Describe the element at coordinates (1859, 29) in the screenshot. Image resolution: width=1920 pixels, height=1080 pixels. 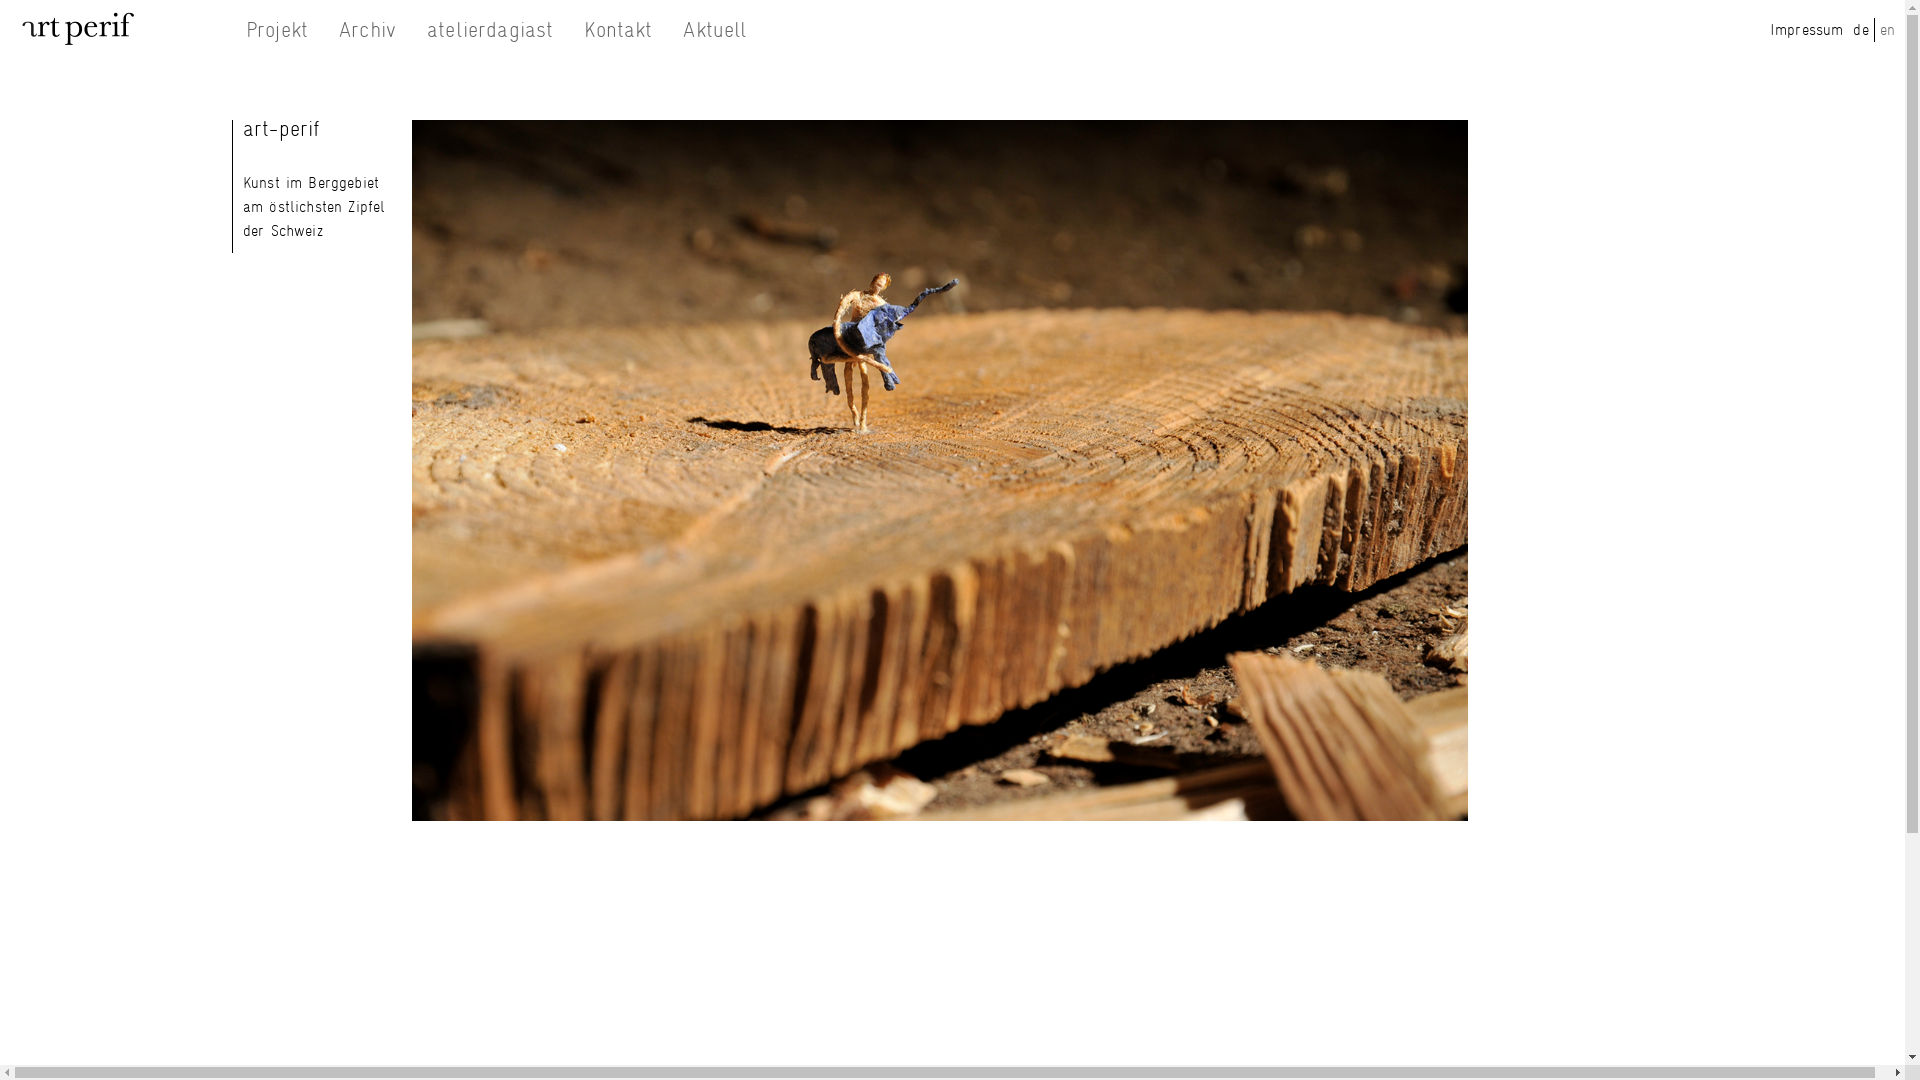
I see `'de'` at that location.